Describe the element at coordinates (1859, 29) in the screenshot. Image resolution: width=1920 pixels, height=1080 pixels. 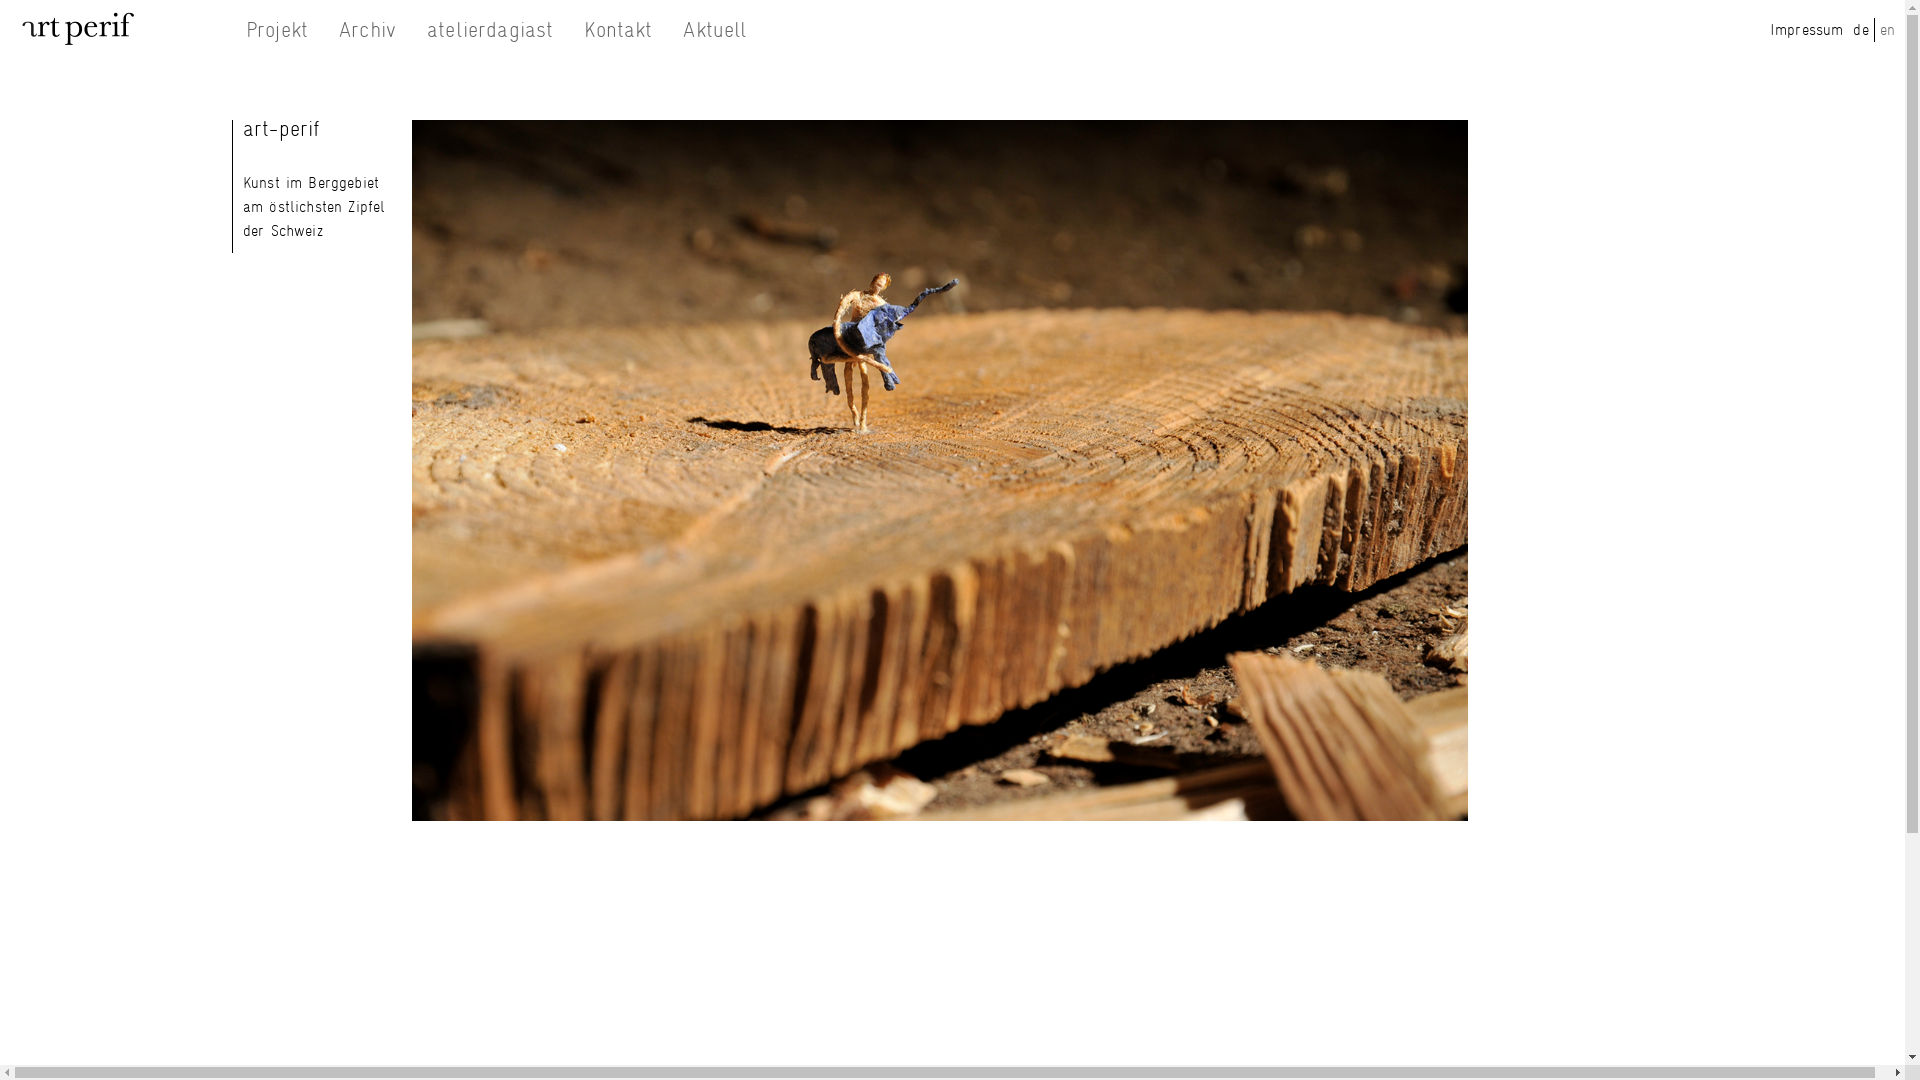
I see `'de'` at that location.